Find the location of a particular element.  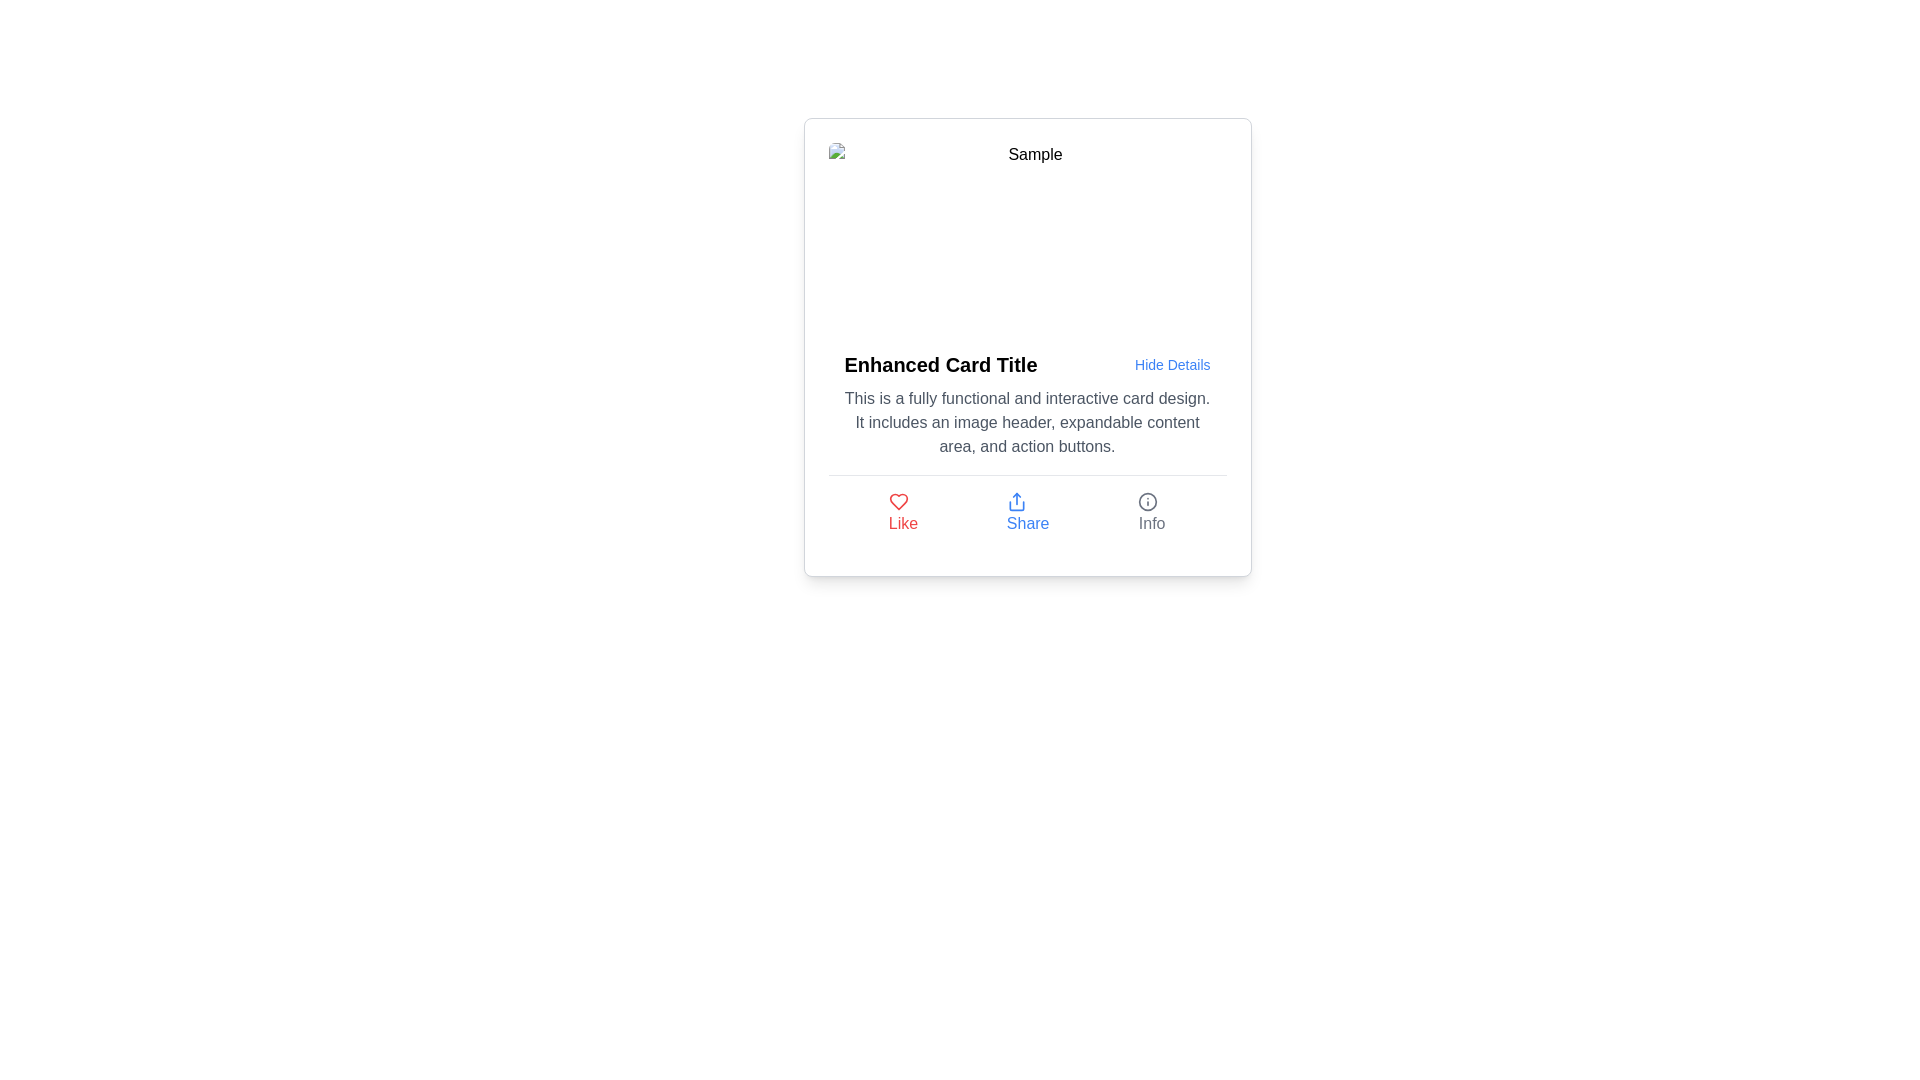

the SVG icon representing the share action, which is located in the middle section of the card's action area is located at coordinates (1016, 500).